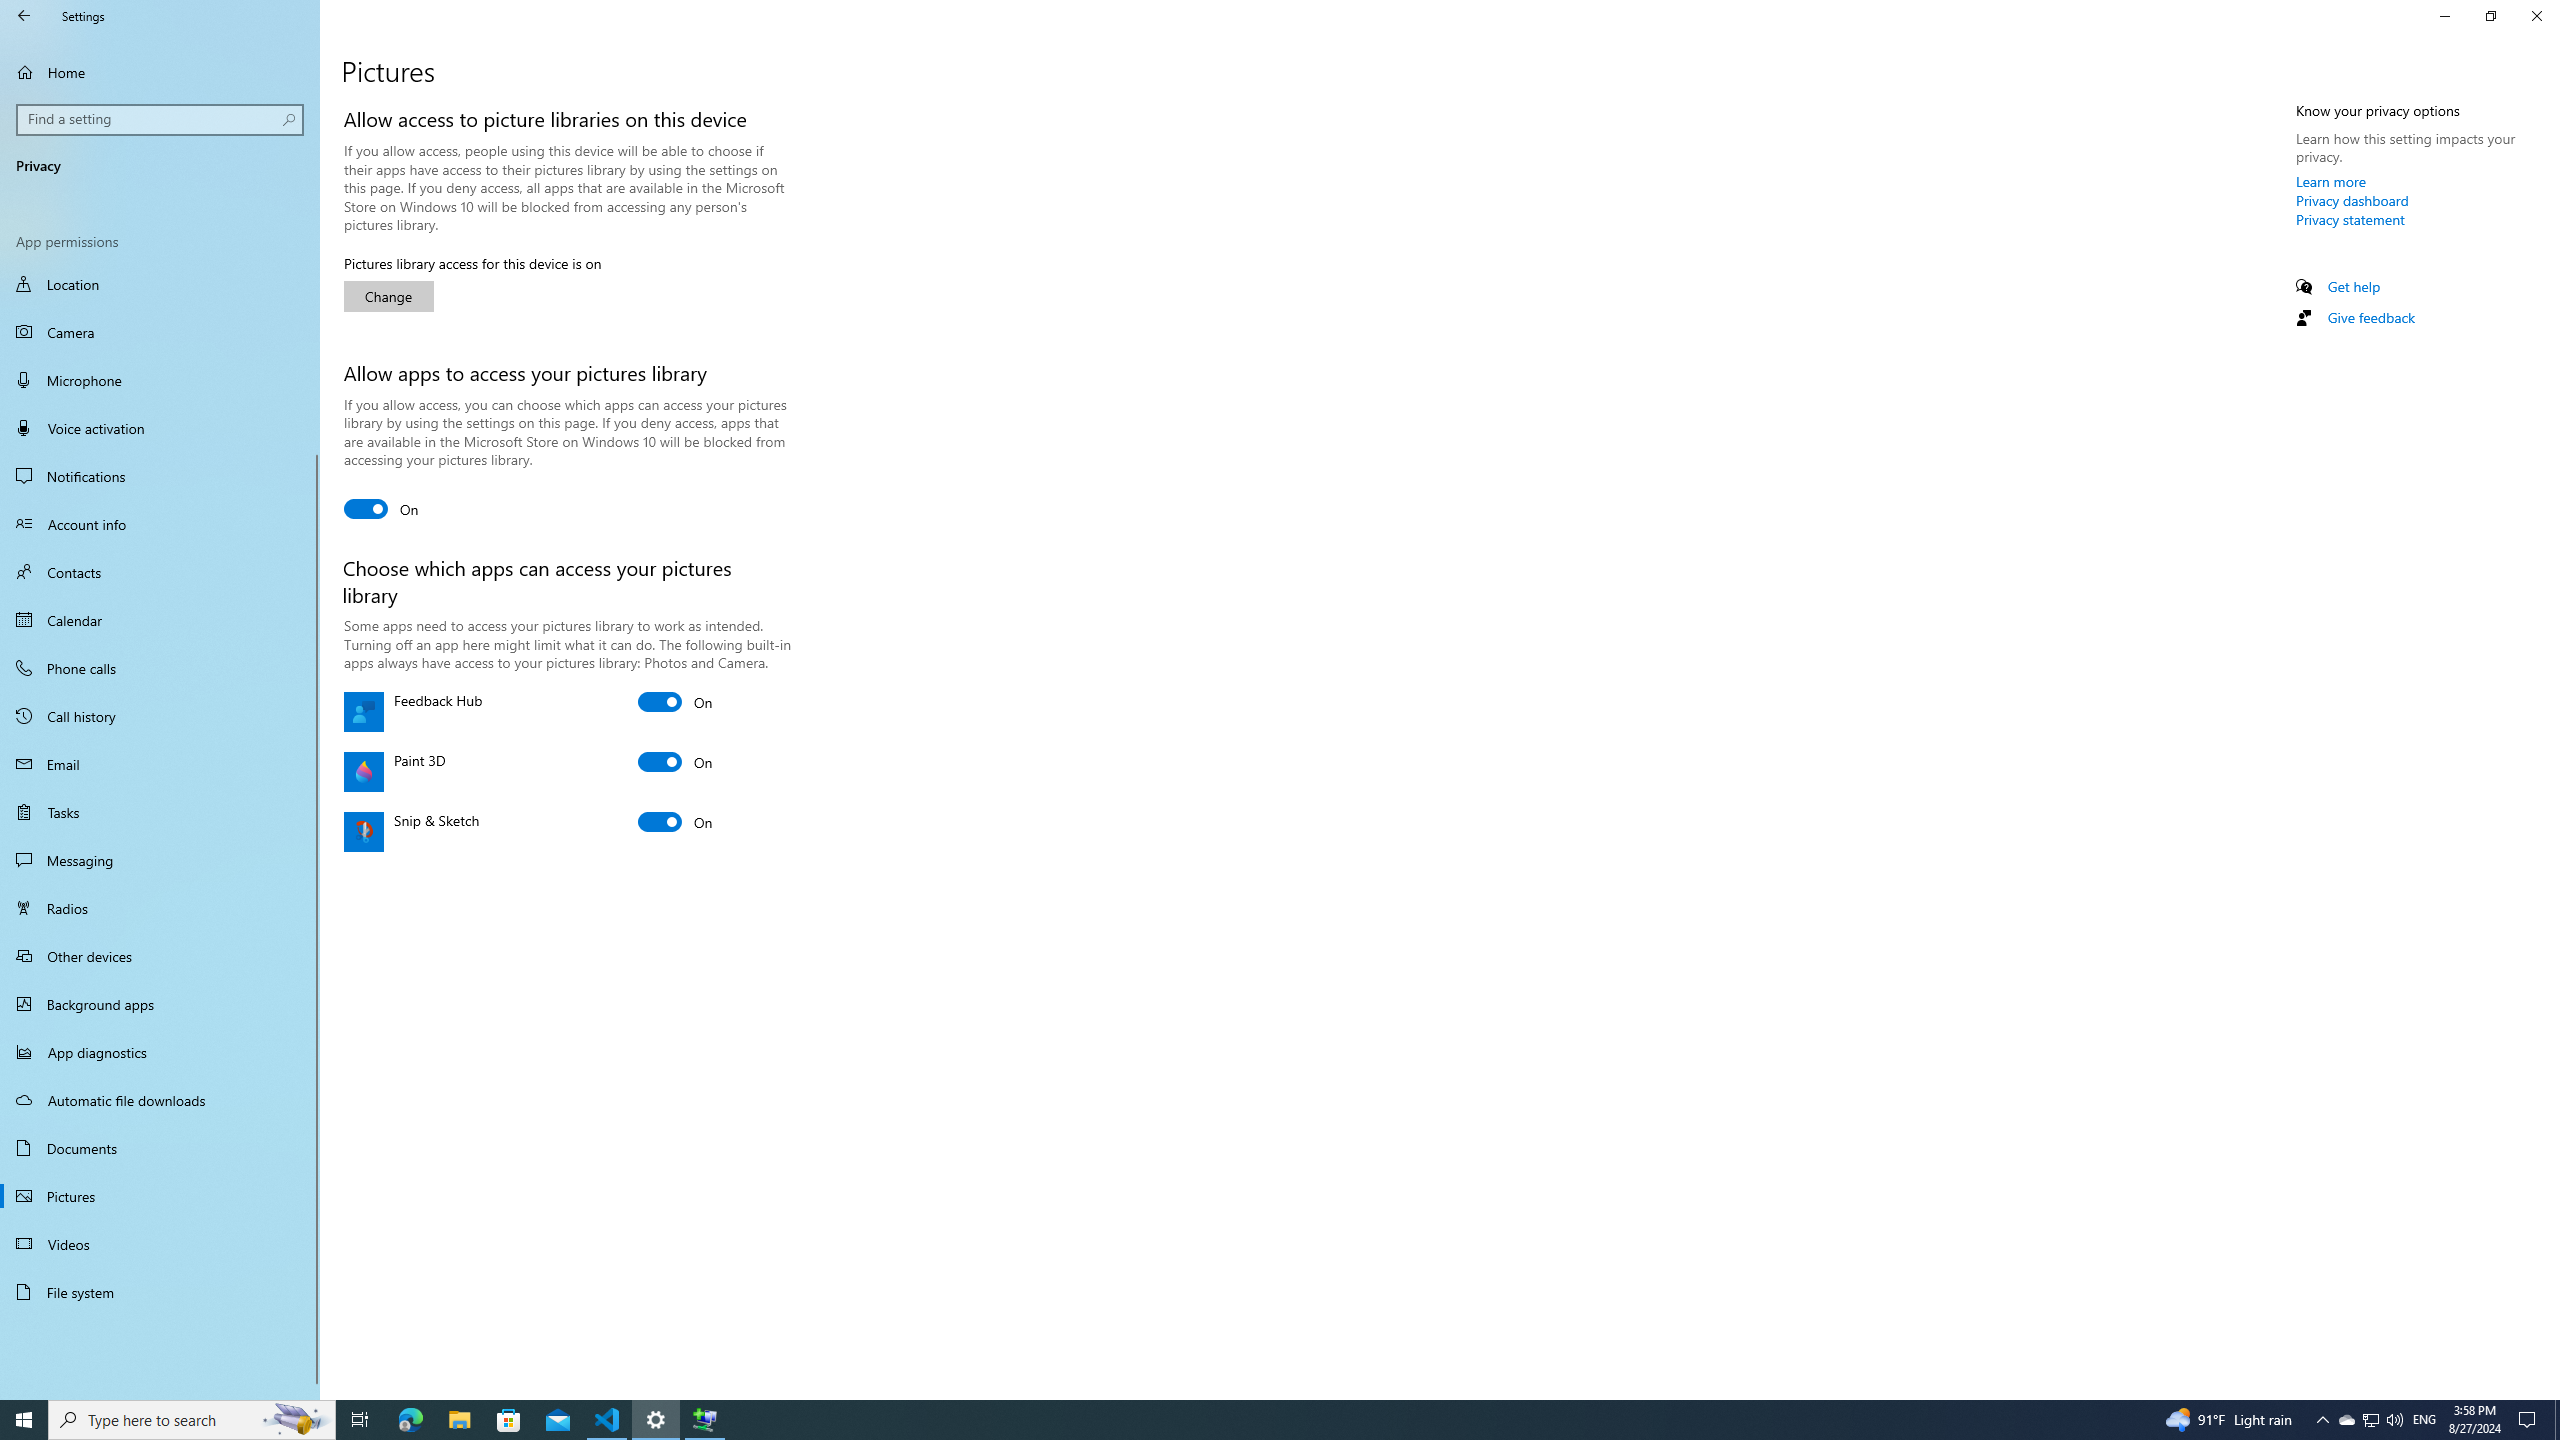  What do you see at coordinates (159, 1050) in the screenshot?
I see `'App diagnostics'` at bounding box center [159, 1050].